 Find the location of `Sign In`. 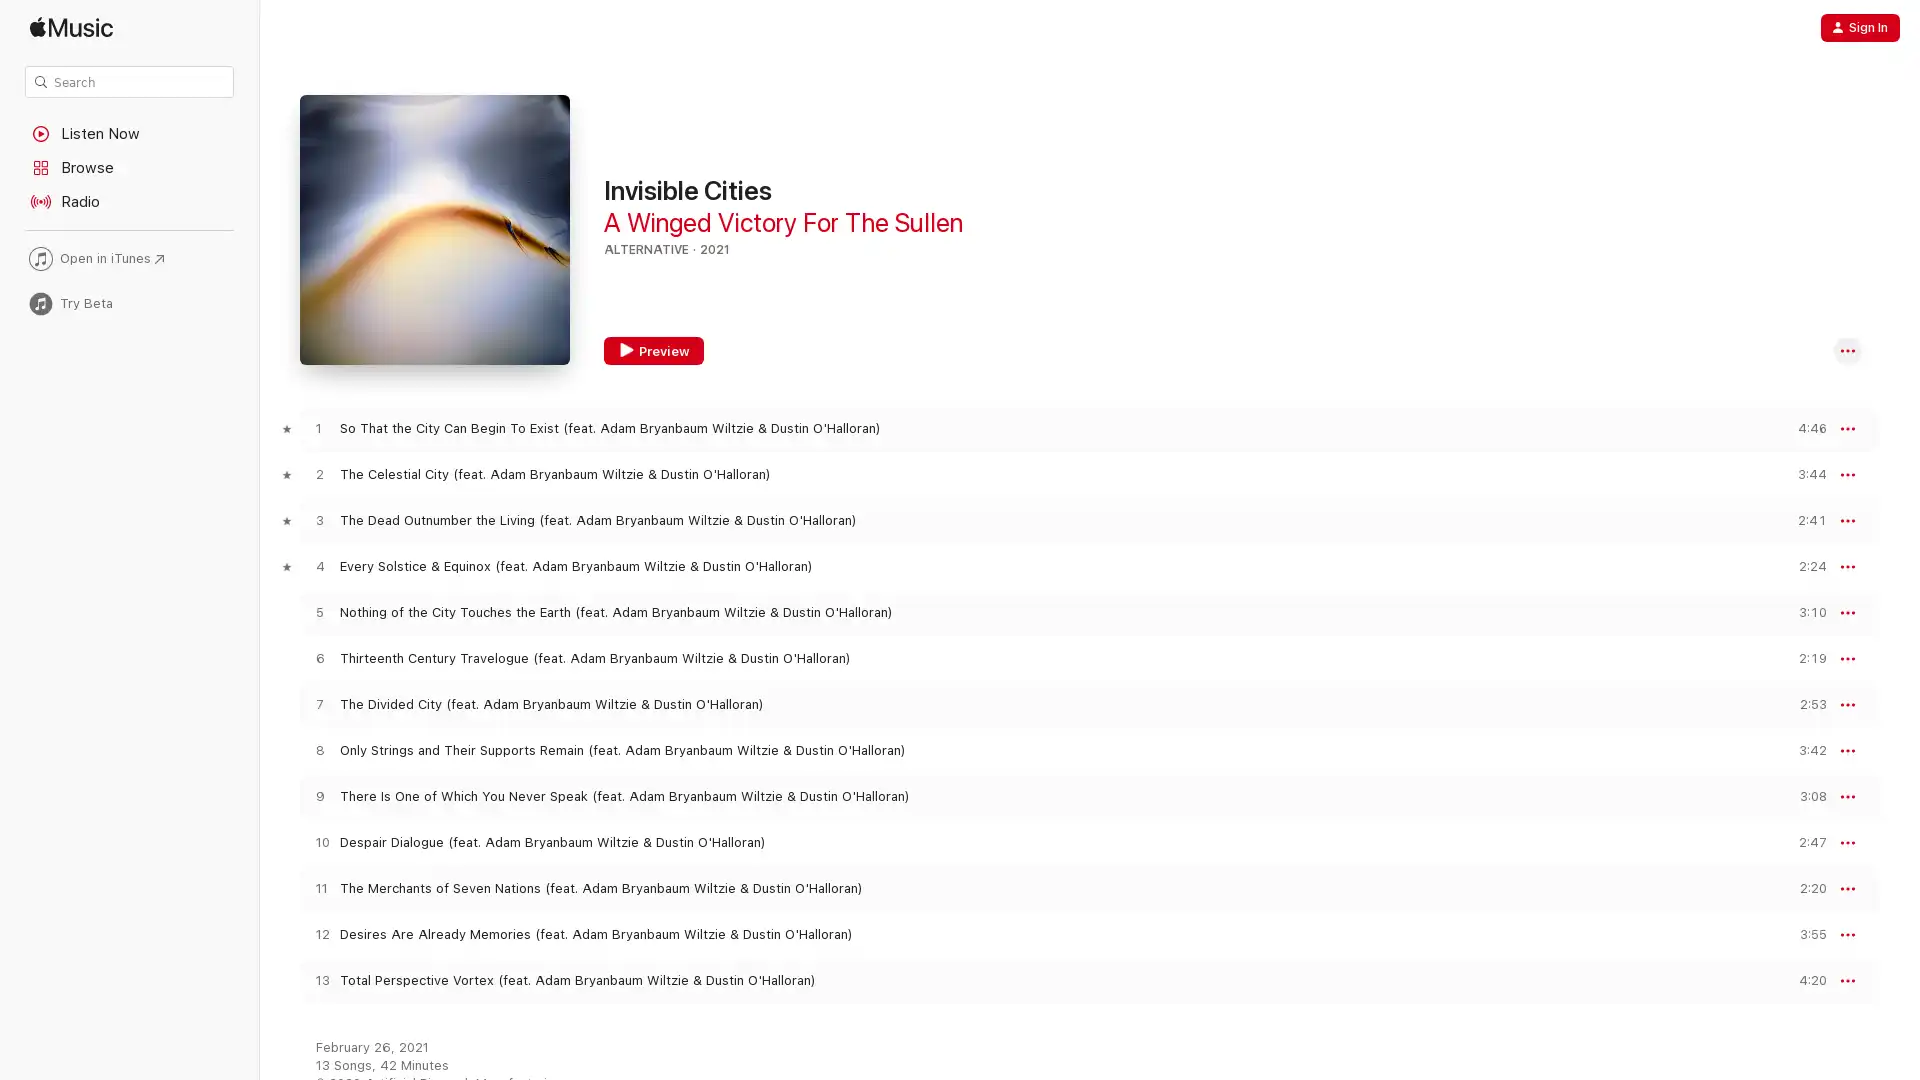

Sign In is located at coordinates (1859, 27).